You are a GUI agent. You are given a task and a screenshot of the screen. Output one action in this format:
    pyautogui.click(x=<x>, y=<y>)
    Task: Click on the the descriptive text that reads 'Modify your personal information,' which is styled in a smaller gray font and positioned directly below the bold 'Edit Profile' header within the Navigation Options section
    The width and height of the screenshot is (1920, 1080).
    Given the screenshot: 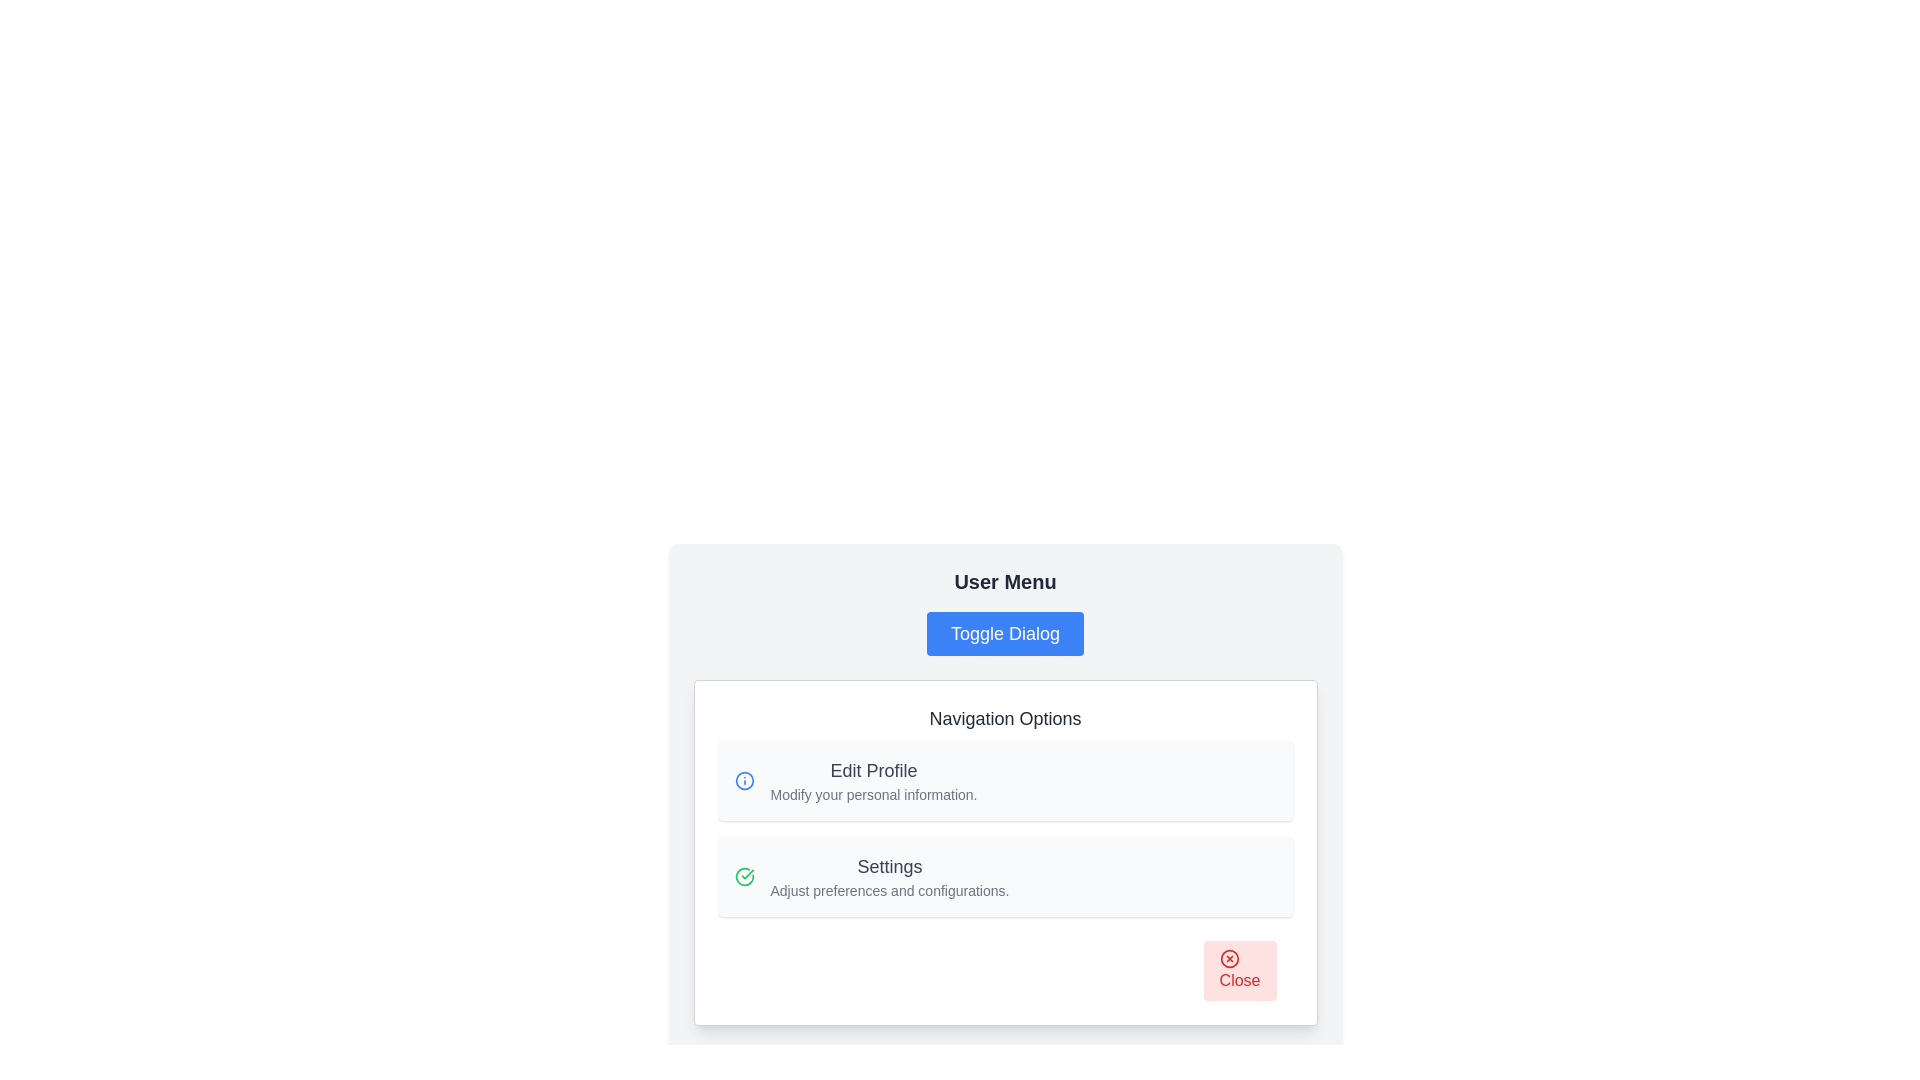 What is the action you would take?
    pyautogui.click(x=873, y=793)
    